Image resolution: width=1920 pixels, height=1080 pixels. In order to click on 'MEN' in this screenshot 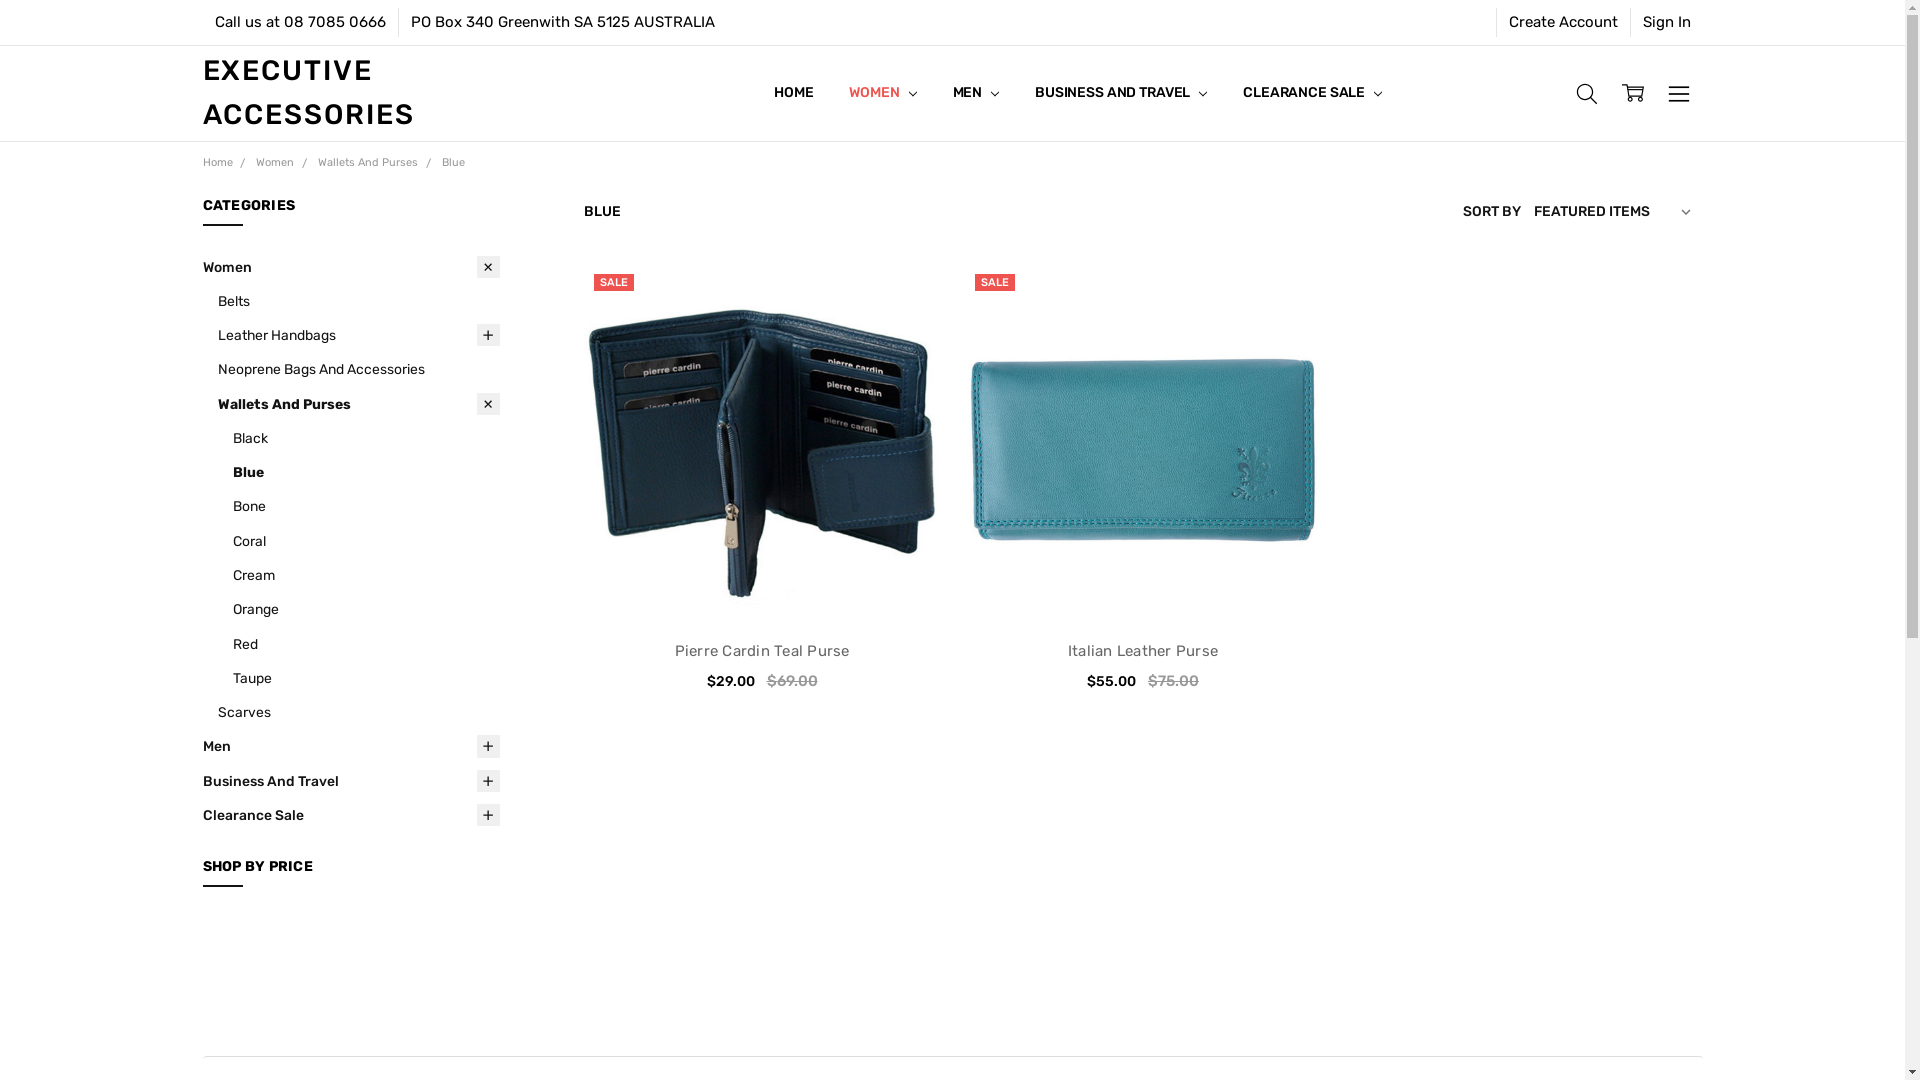, I will do `click(975, 92)`.